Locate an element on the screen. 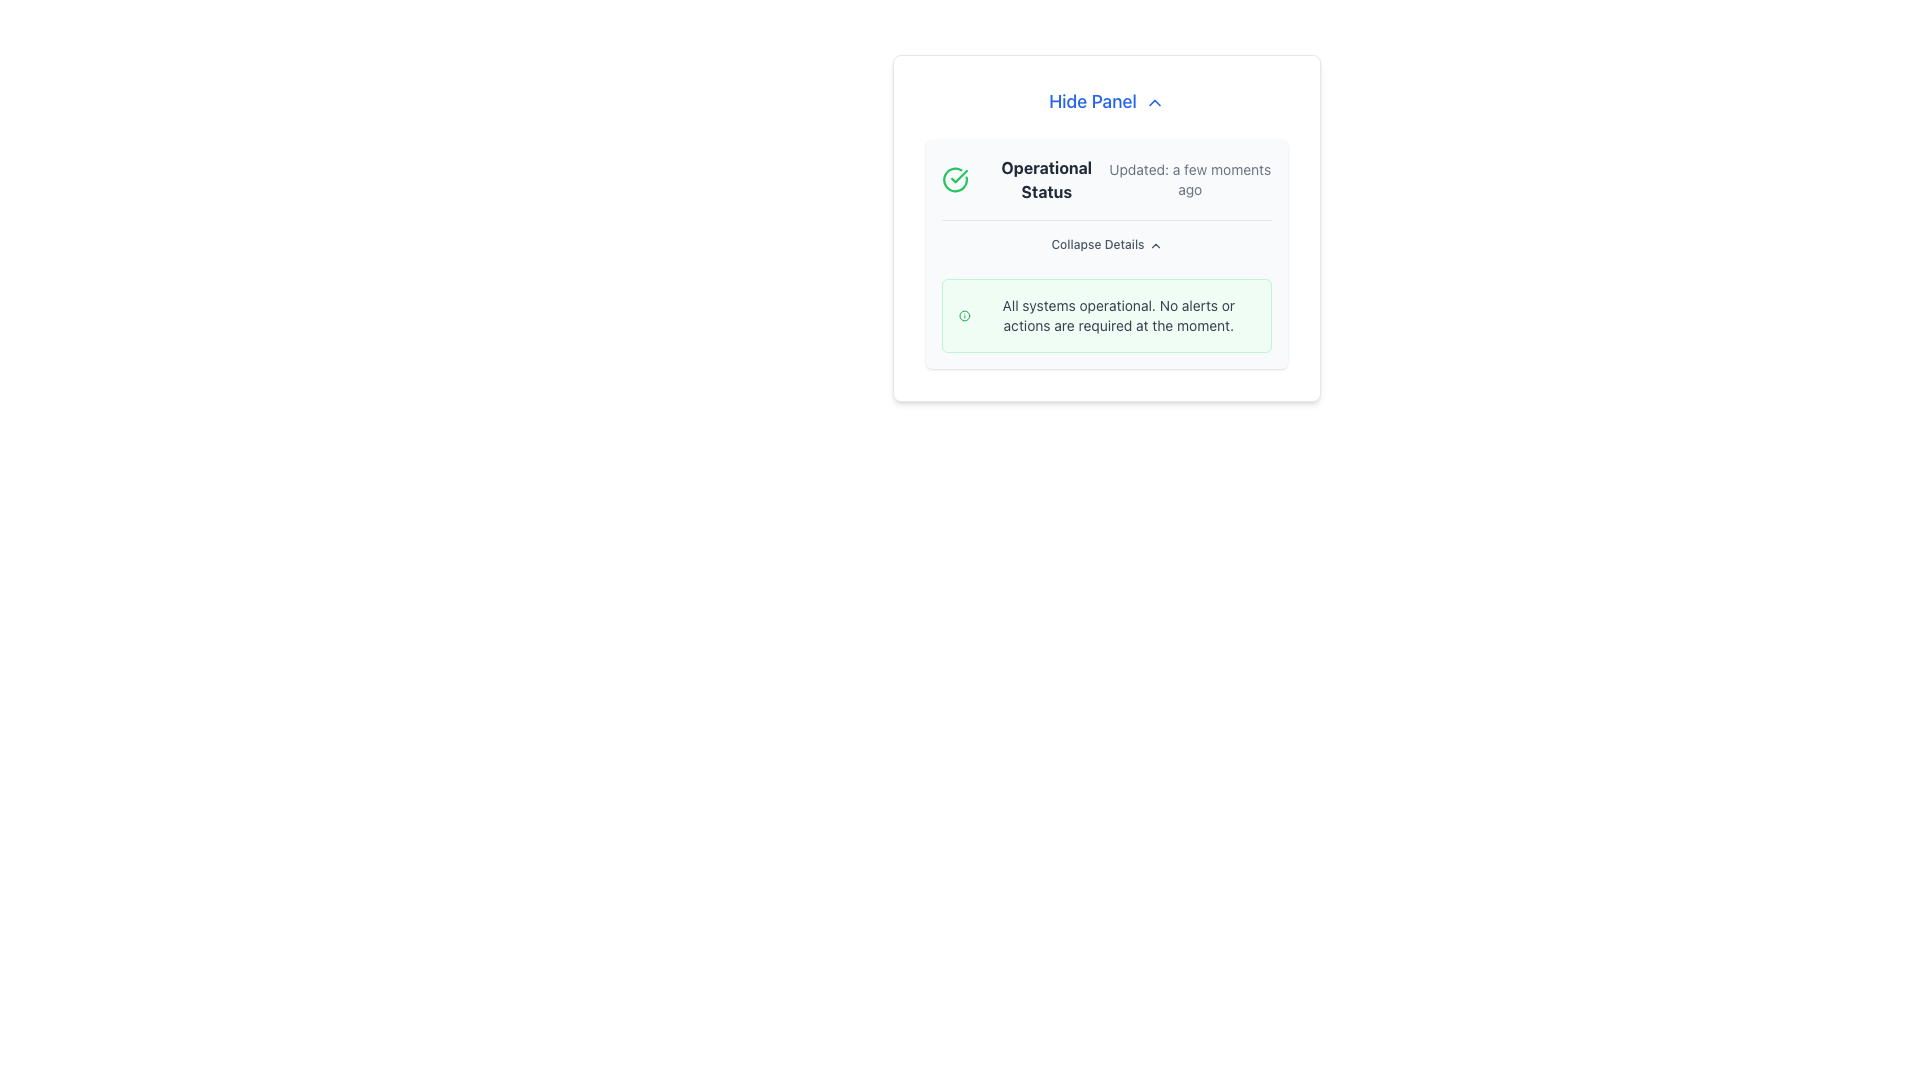 This screenshot has width=1920, height=1080. the 'Collapse Details' button with an upward arrow icon is located at coordinates (1106, 244).